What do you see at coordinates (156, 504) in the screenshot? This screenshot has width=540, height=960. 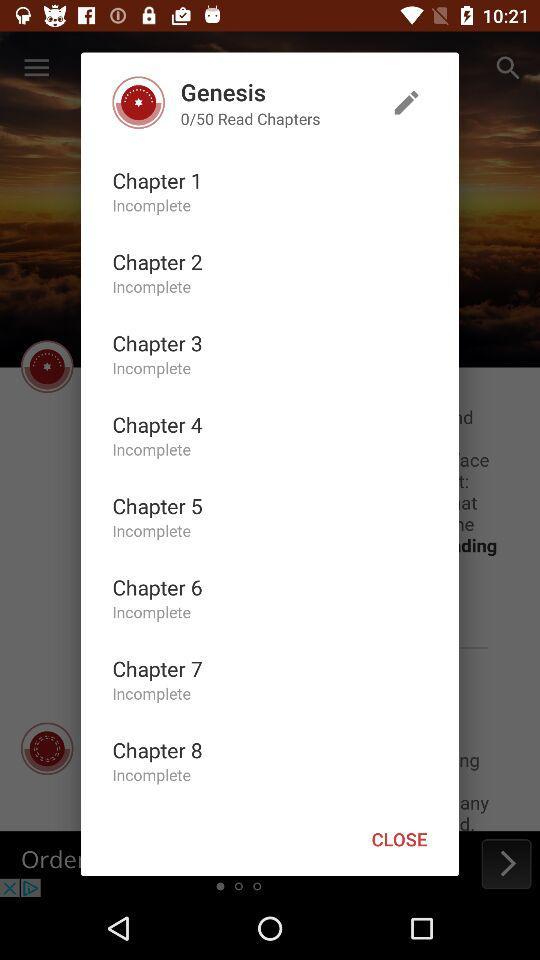 I see `the item below incomplete` at bounding box center [156, 504].